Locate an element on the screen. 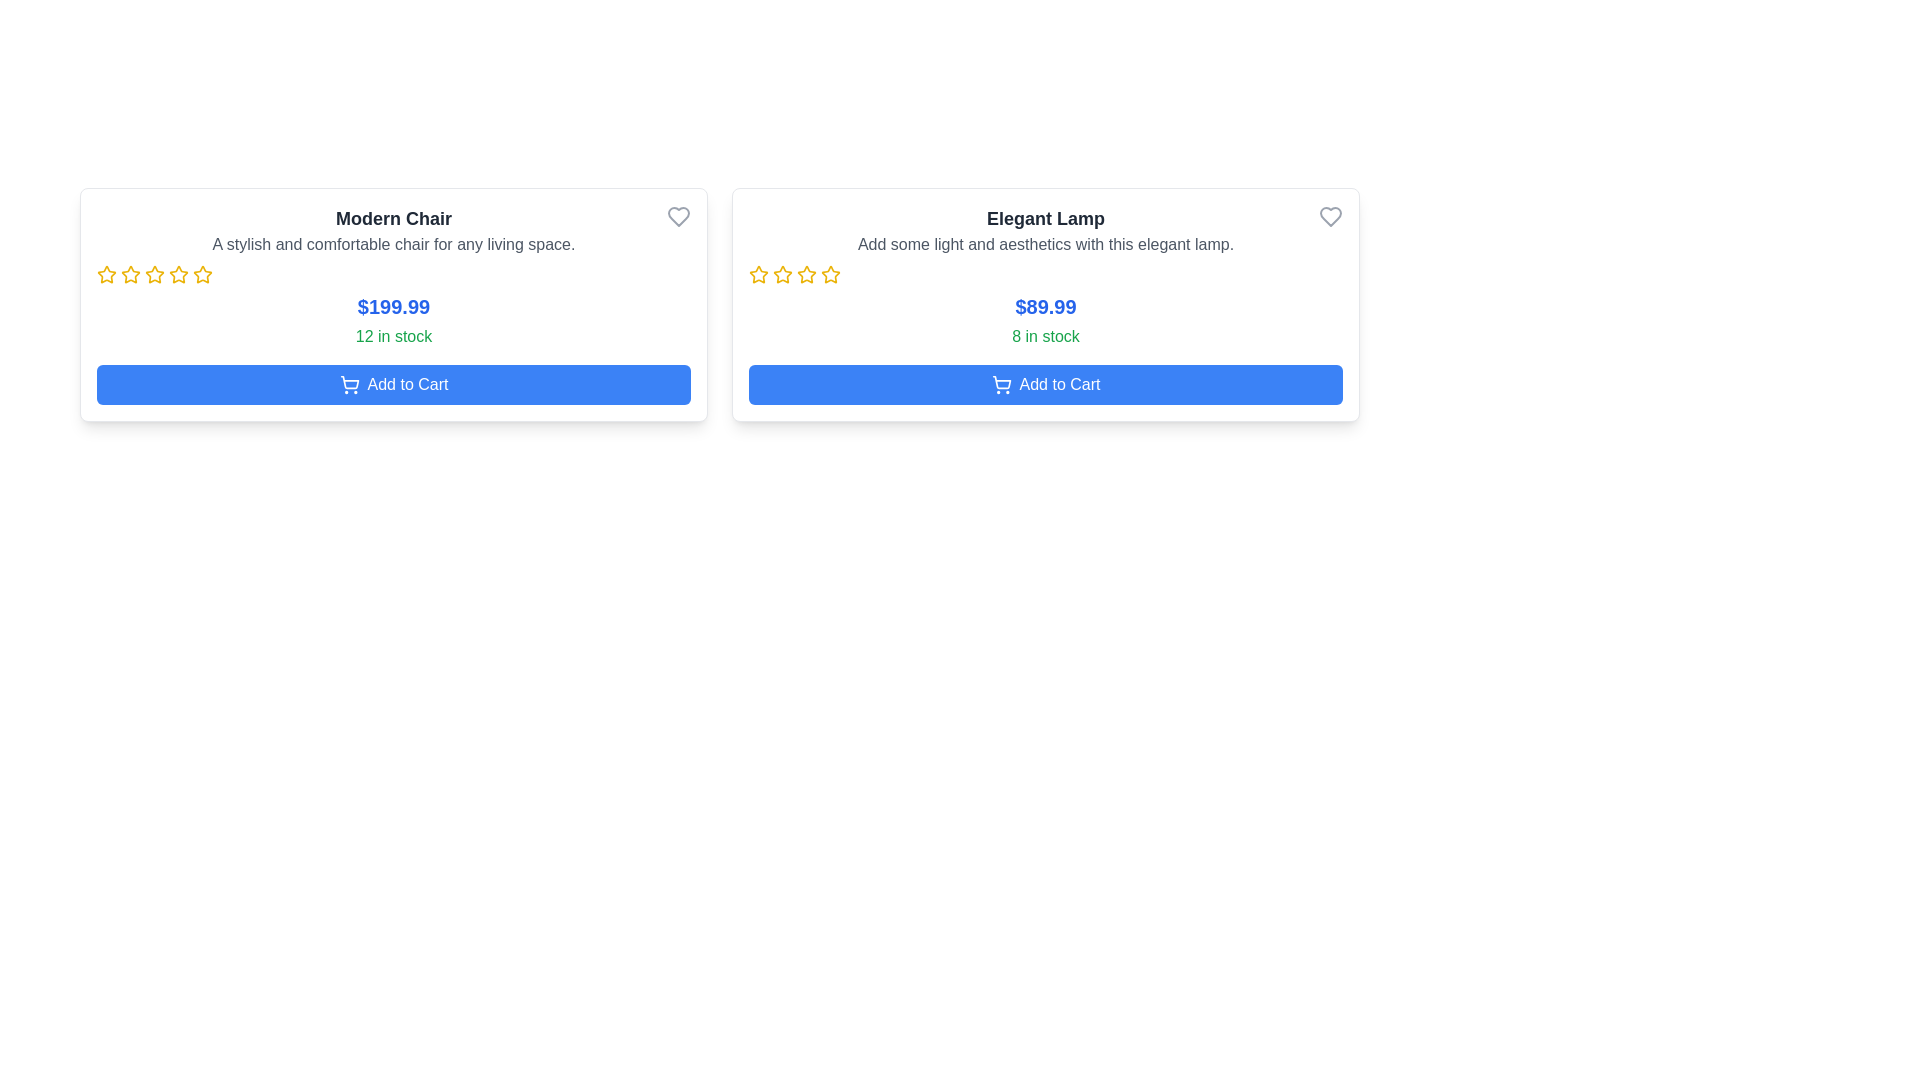  the fifth Rating Star Icon that visually represents a rating option for the product 'Modern Chair', located below the product title and above the price information is located at coordinates (178, 274).